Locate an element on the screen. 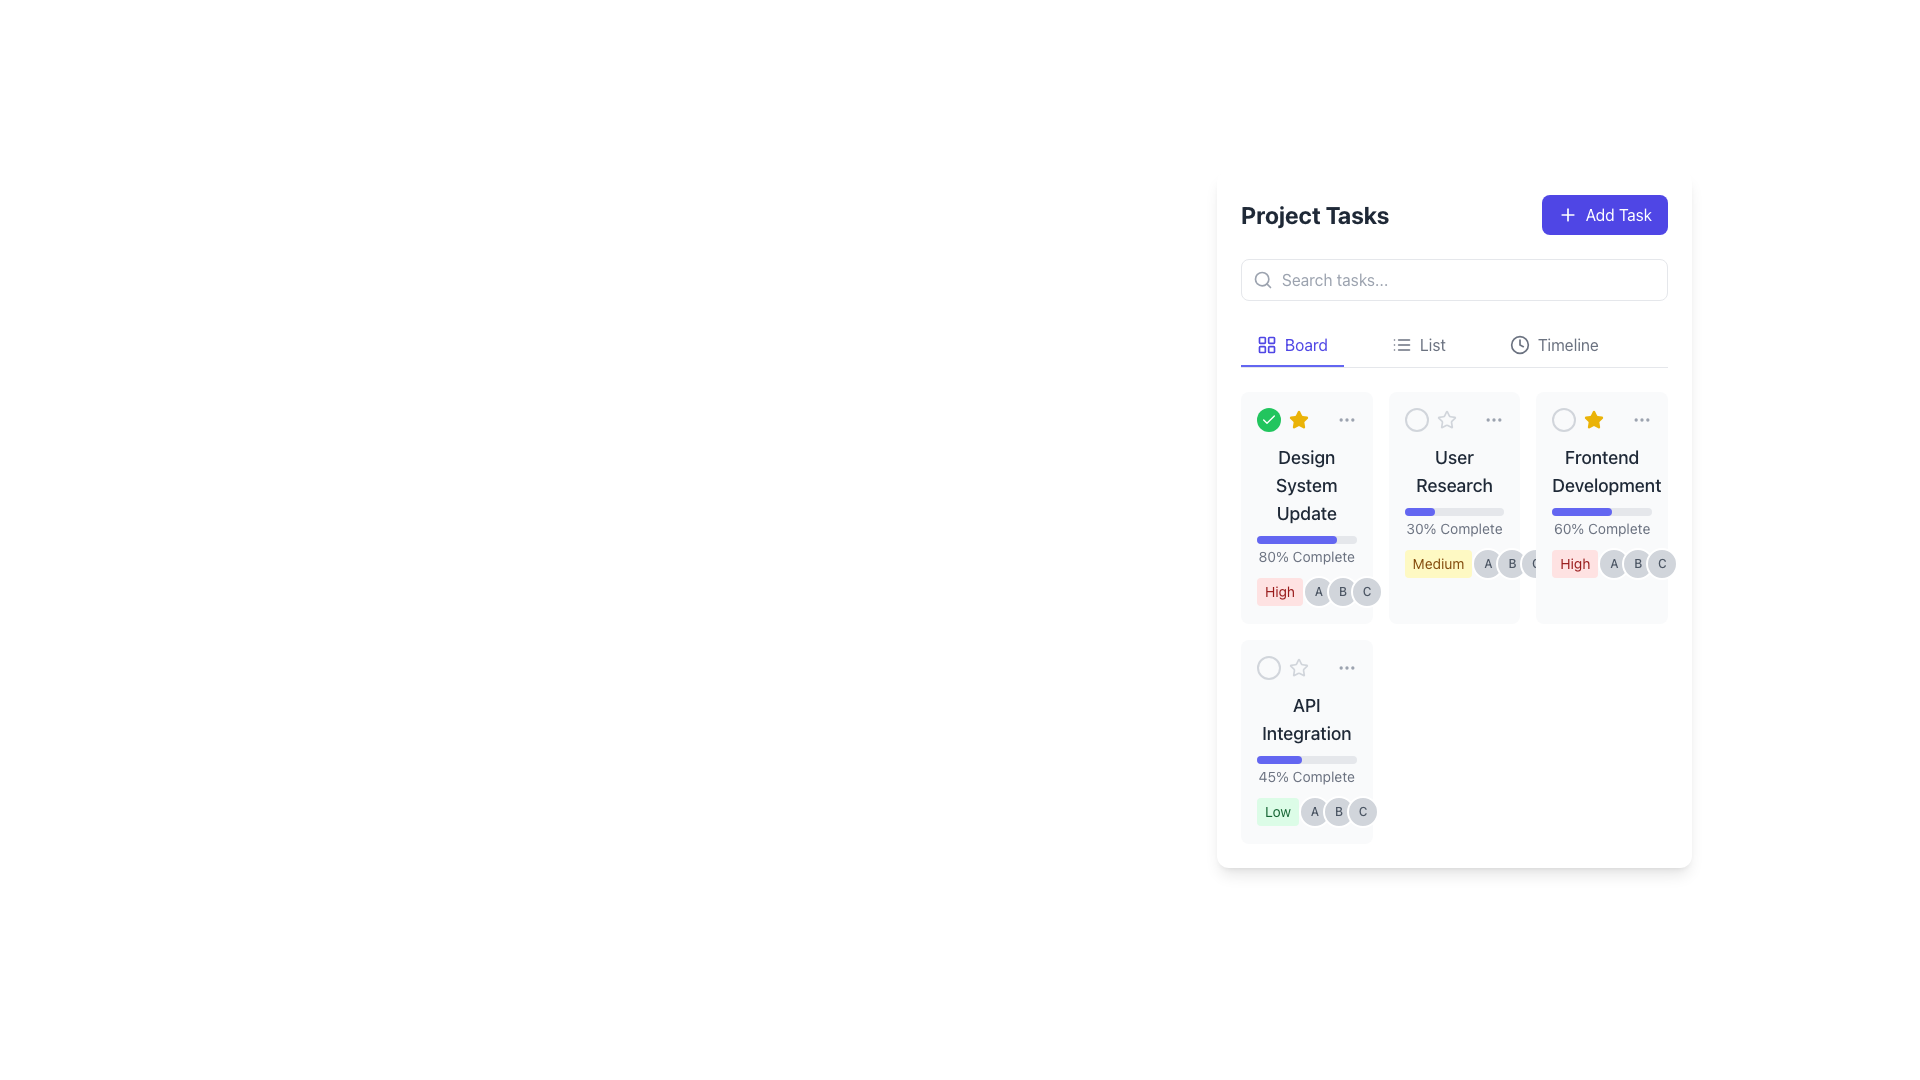 This screenshot has width=1920, height=1080. the Circular avatar icon labeled 'B', which is positioned between icons 'A' and 'C' in the 'User Research' card of the 'Project Tasks' section is located at coordinates (1512, 563).